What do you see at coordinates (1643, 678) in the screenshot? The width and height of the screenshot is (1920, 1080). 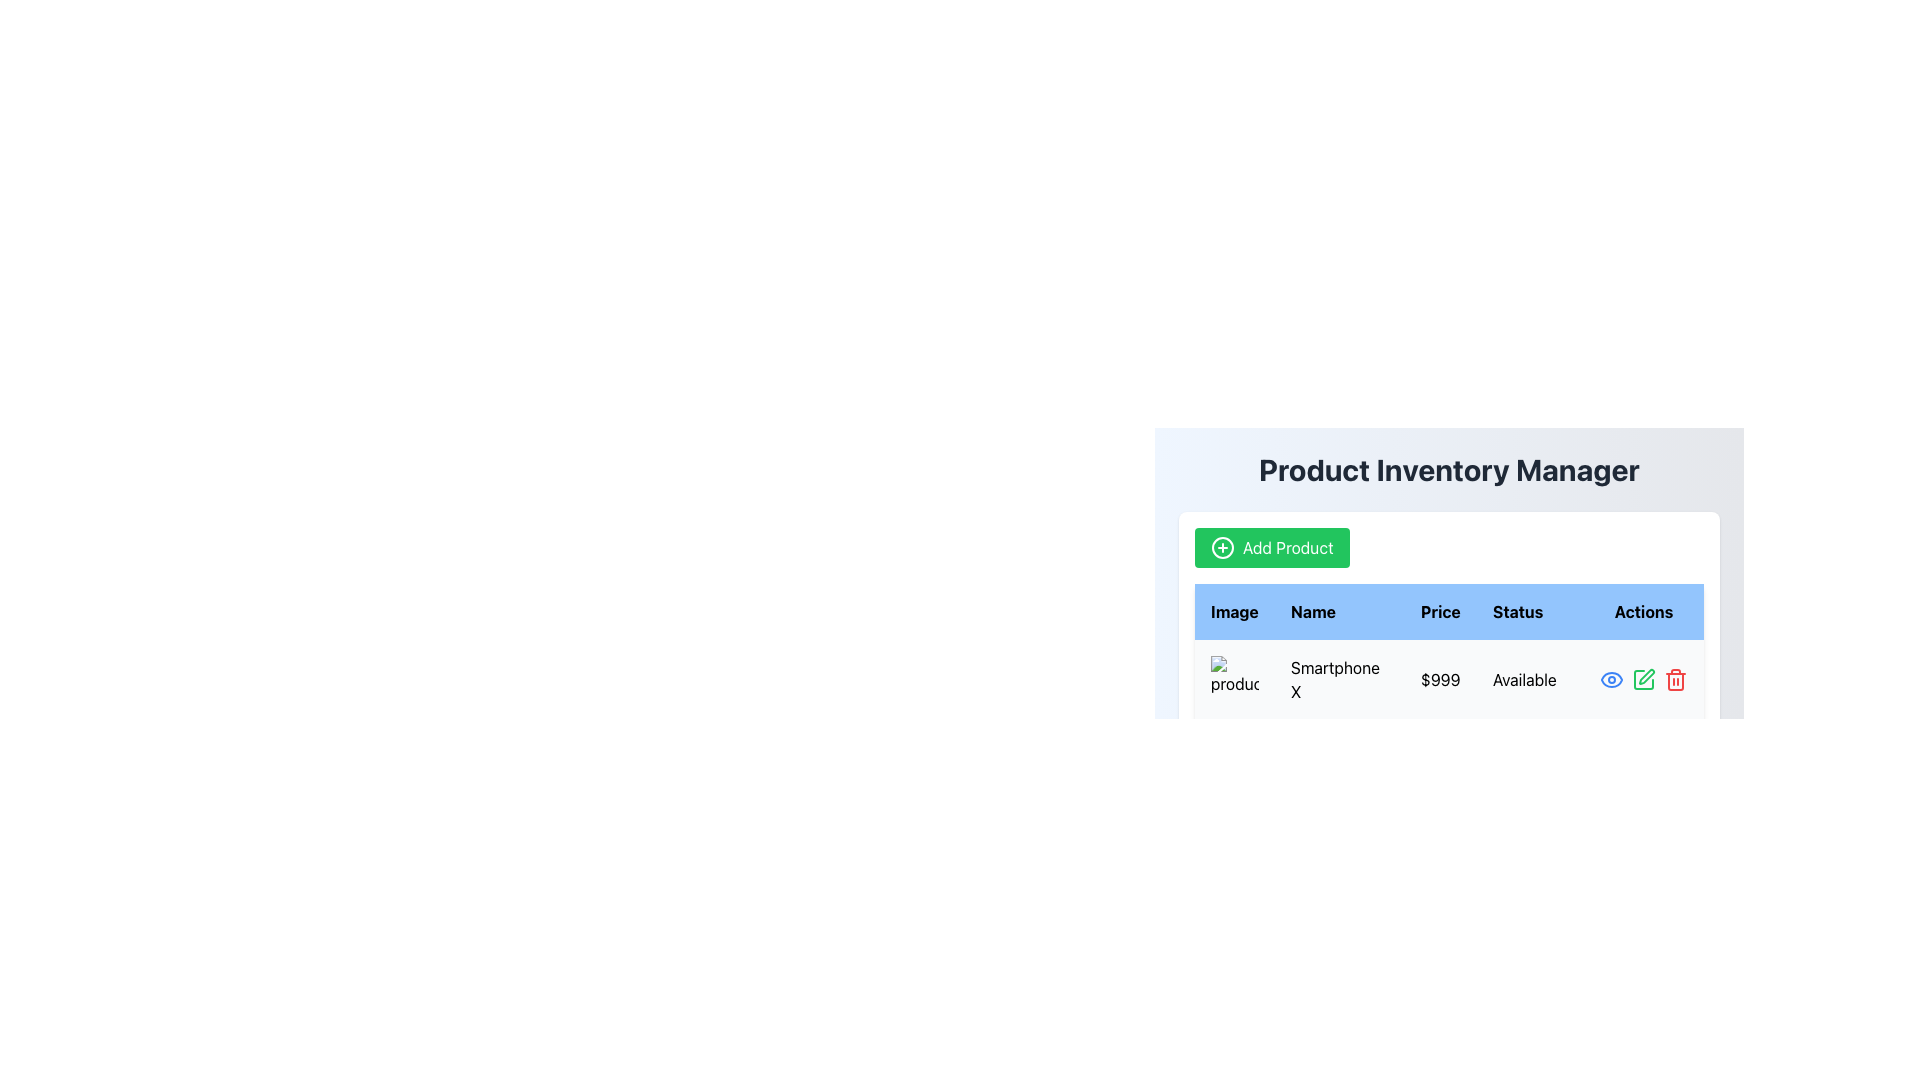 I see `the edit button with a green pencil icon located between the blue eye icon and the red trash can icon in the actions row for 'Smartphone X'` at bounding box center [1643, 678].